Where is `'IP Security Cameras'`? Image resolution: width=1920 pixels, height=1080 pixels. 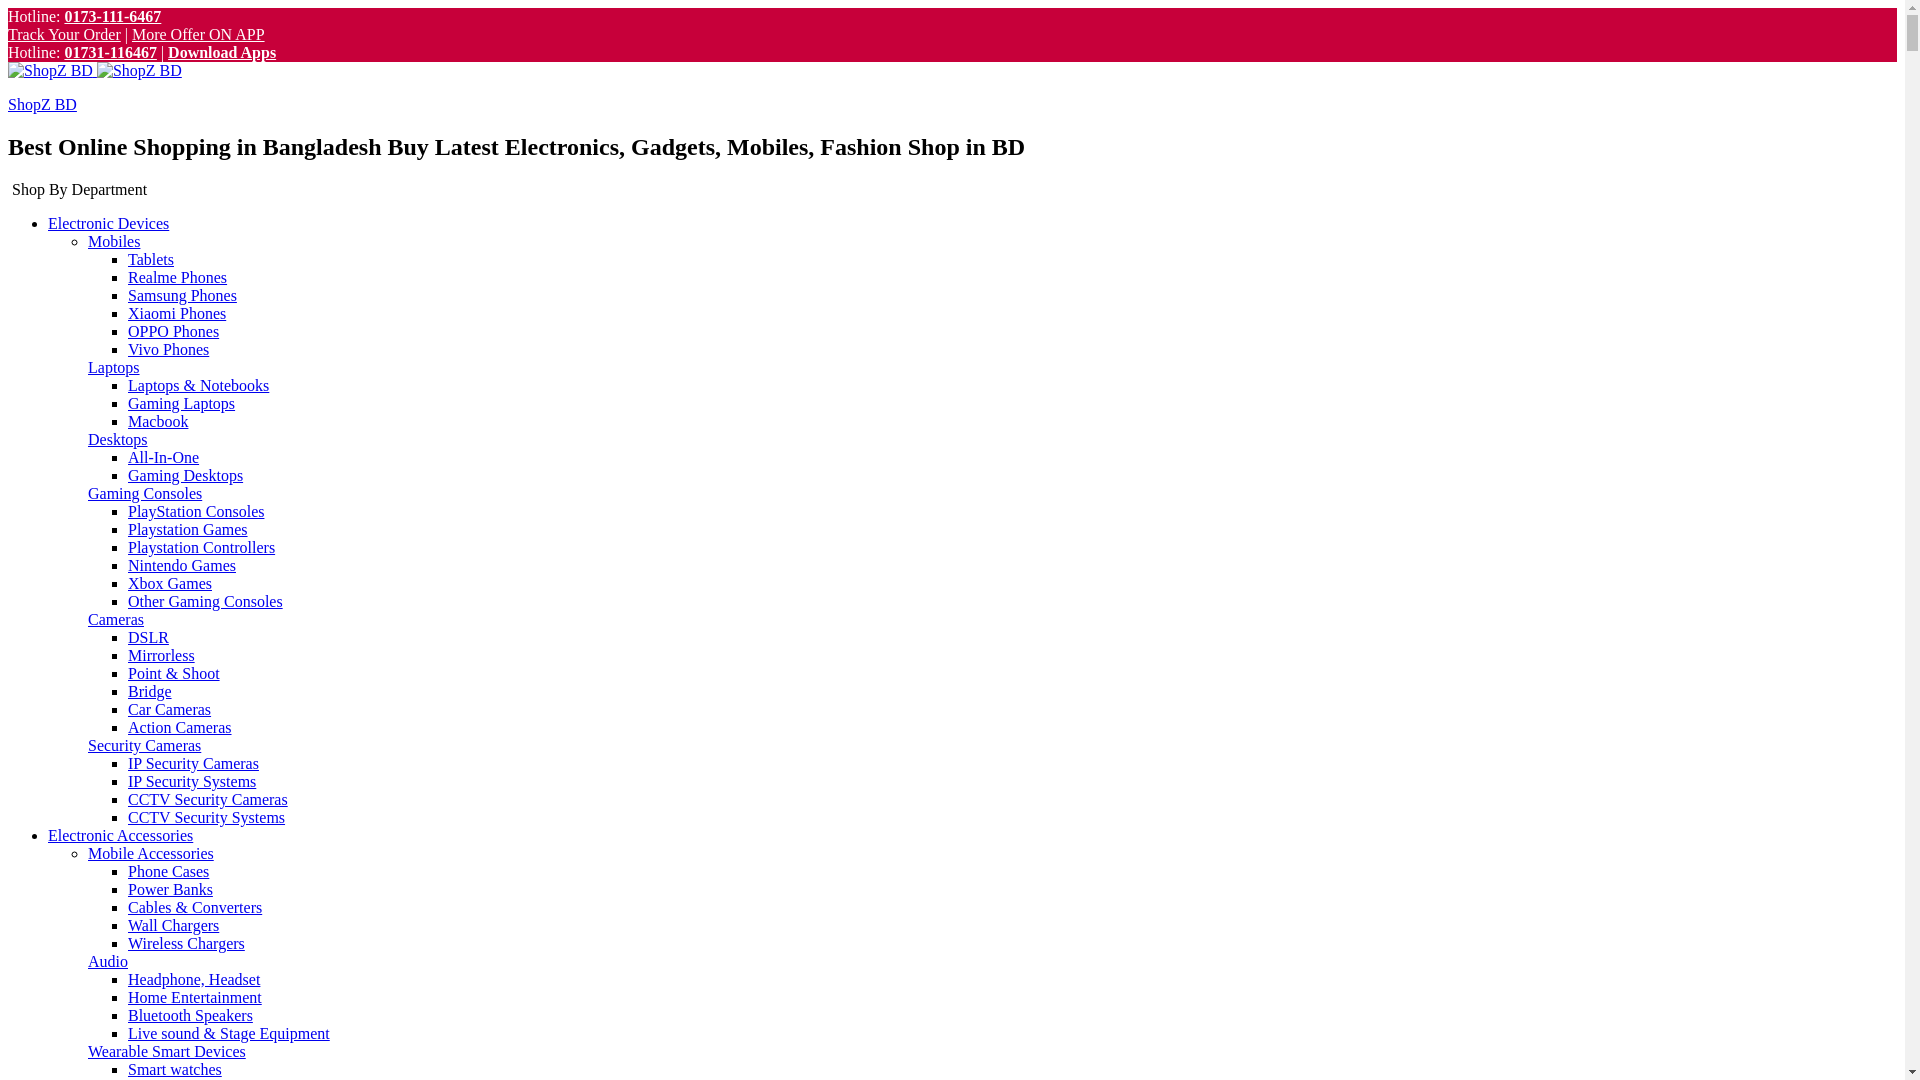
'IP Security Cameras' is located at coordinates (127, 763).